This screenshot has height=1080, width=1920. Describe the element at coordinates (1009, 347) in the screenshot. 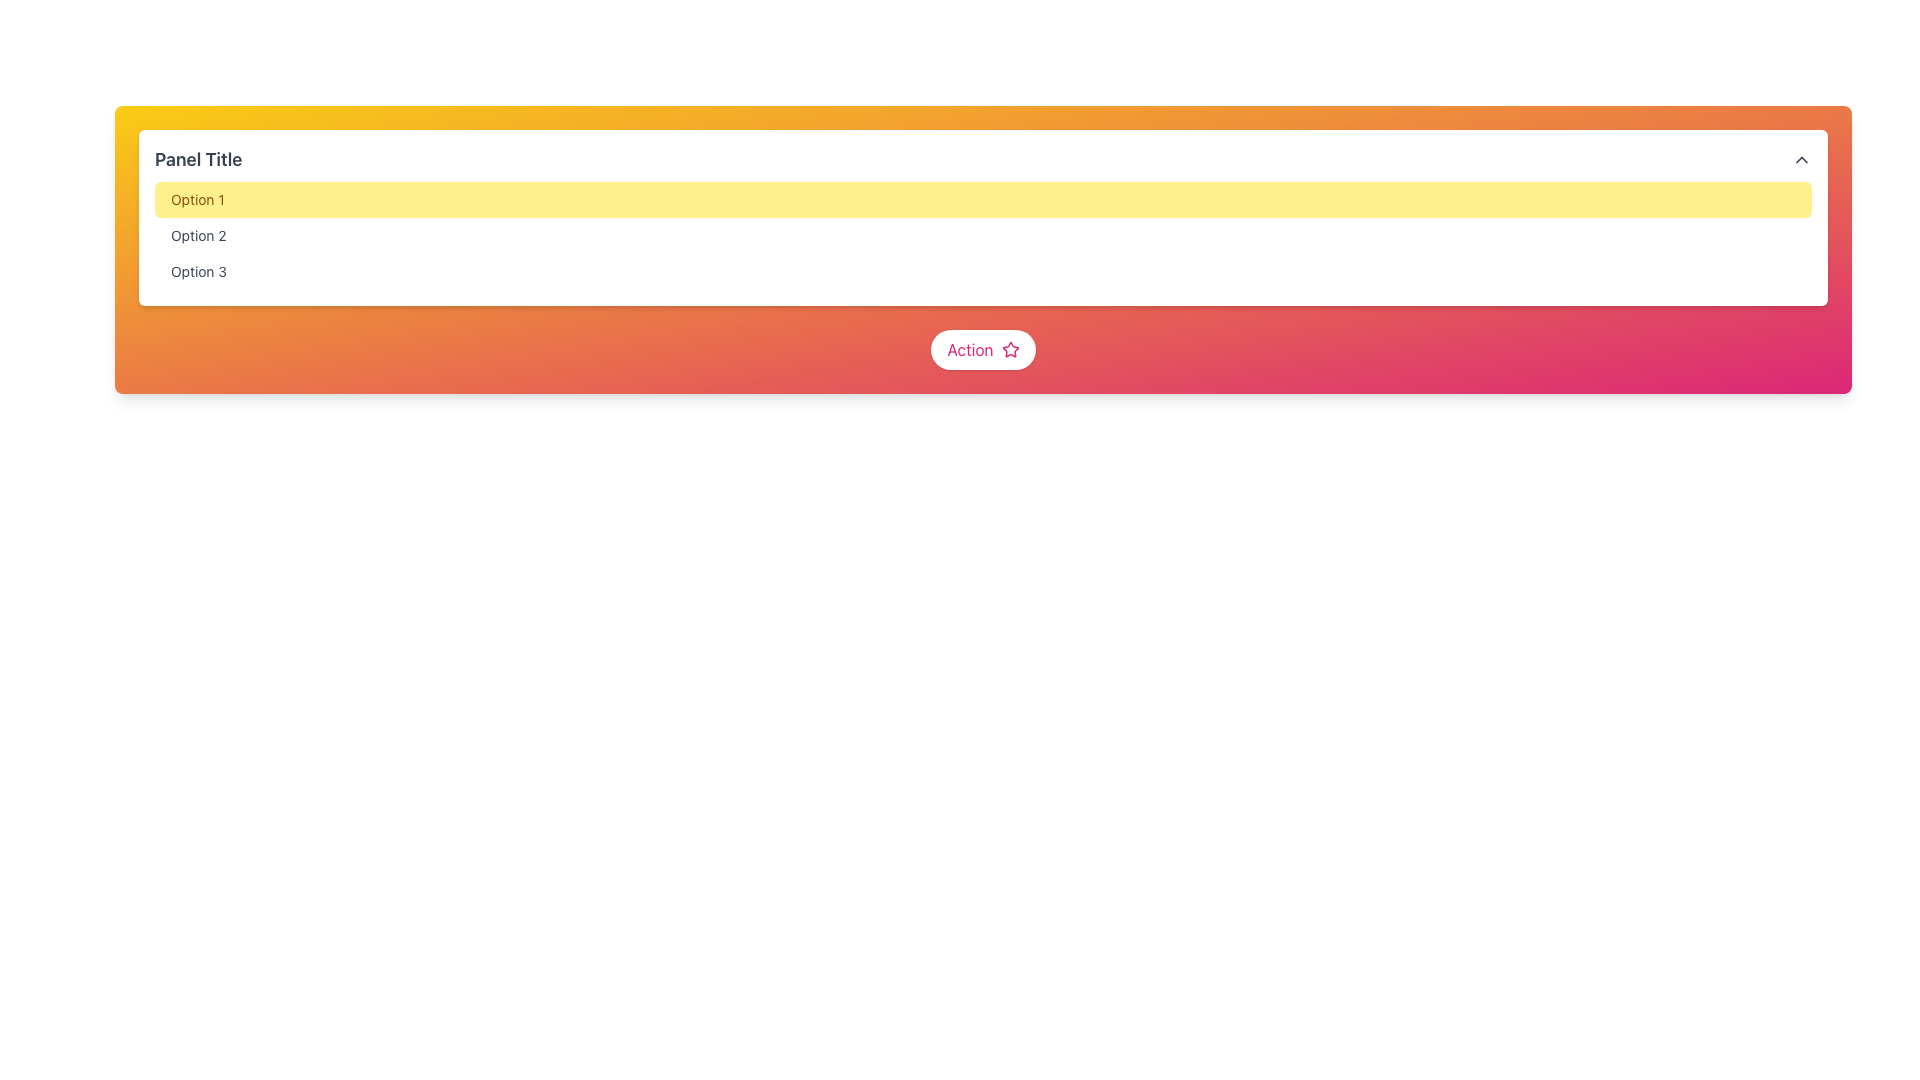

I see `the star-shaped pink icon located within the 'Action' button` at that location.